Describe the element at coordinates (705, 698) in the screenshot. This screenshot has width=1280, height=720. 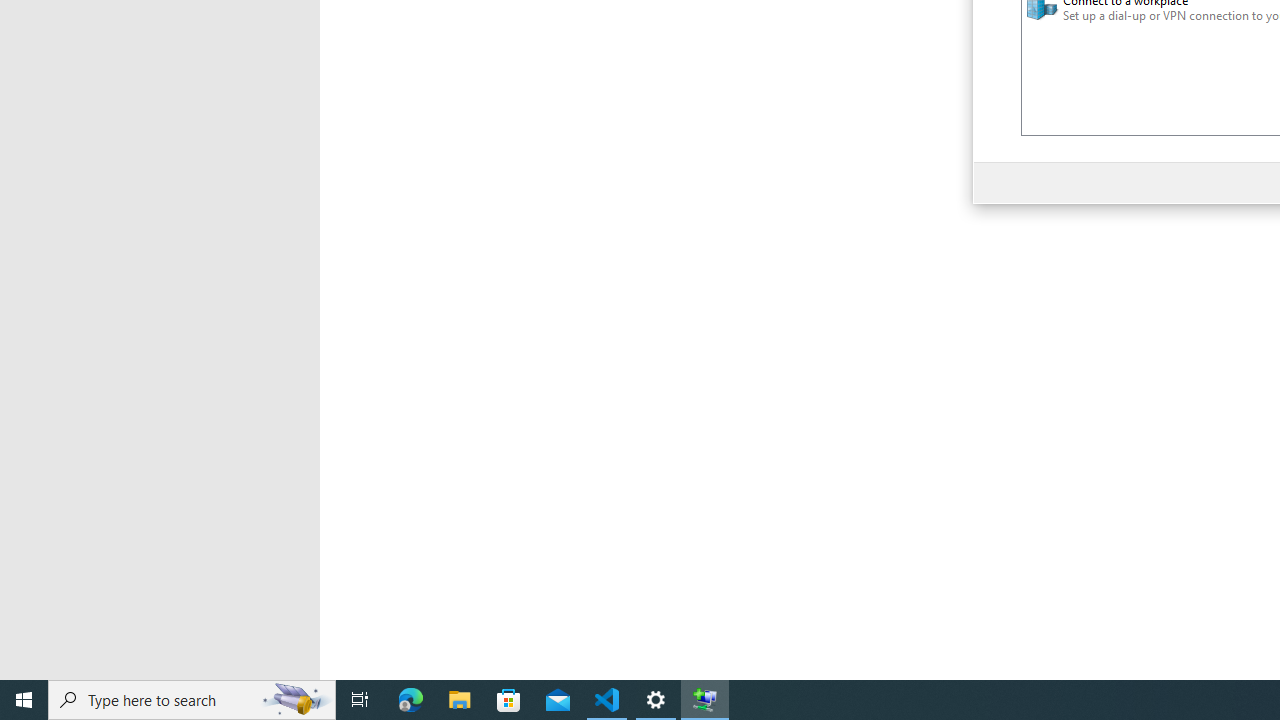
I see `'Extensible Wizards Host Process - 1 running window'` at that location.